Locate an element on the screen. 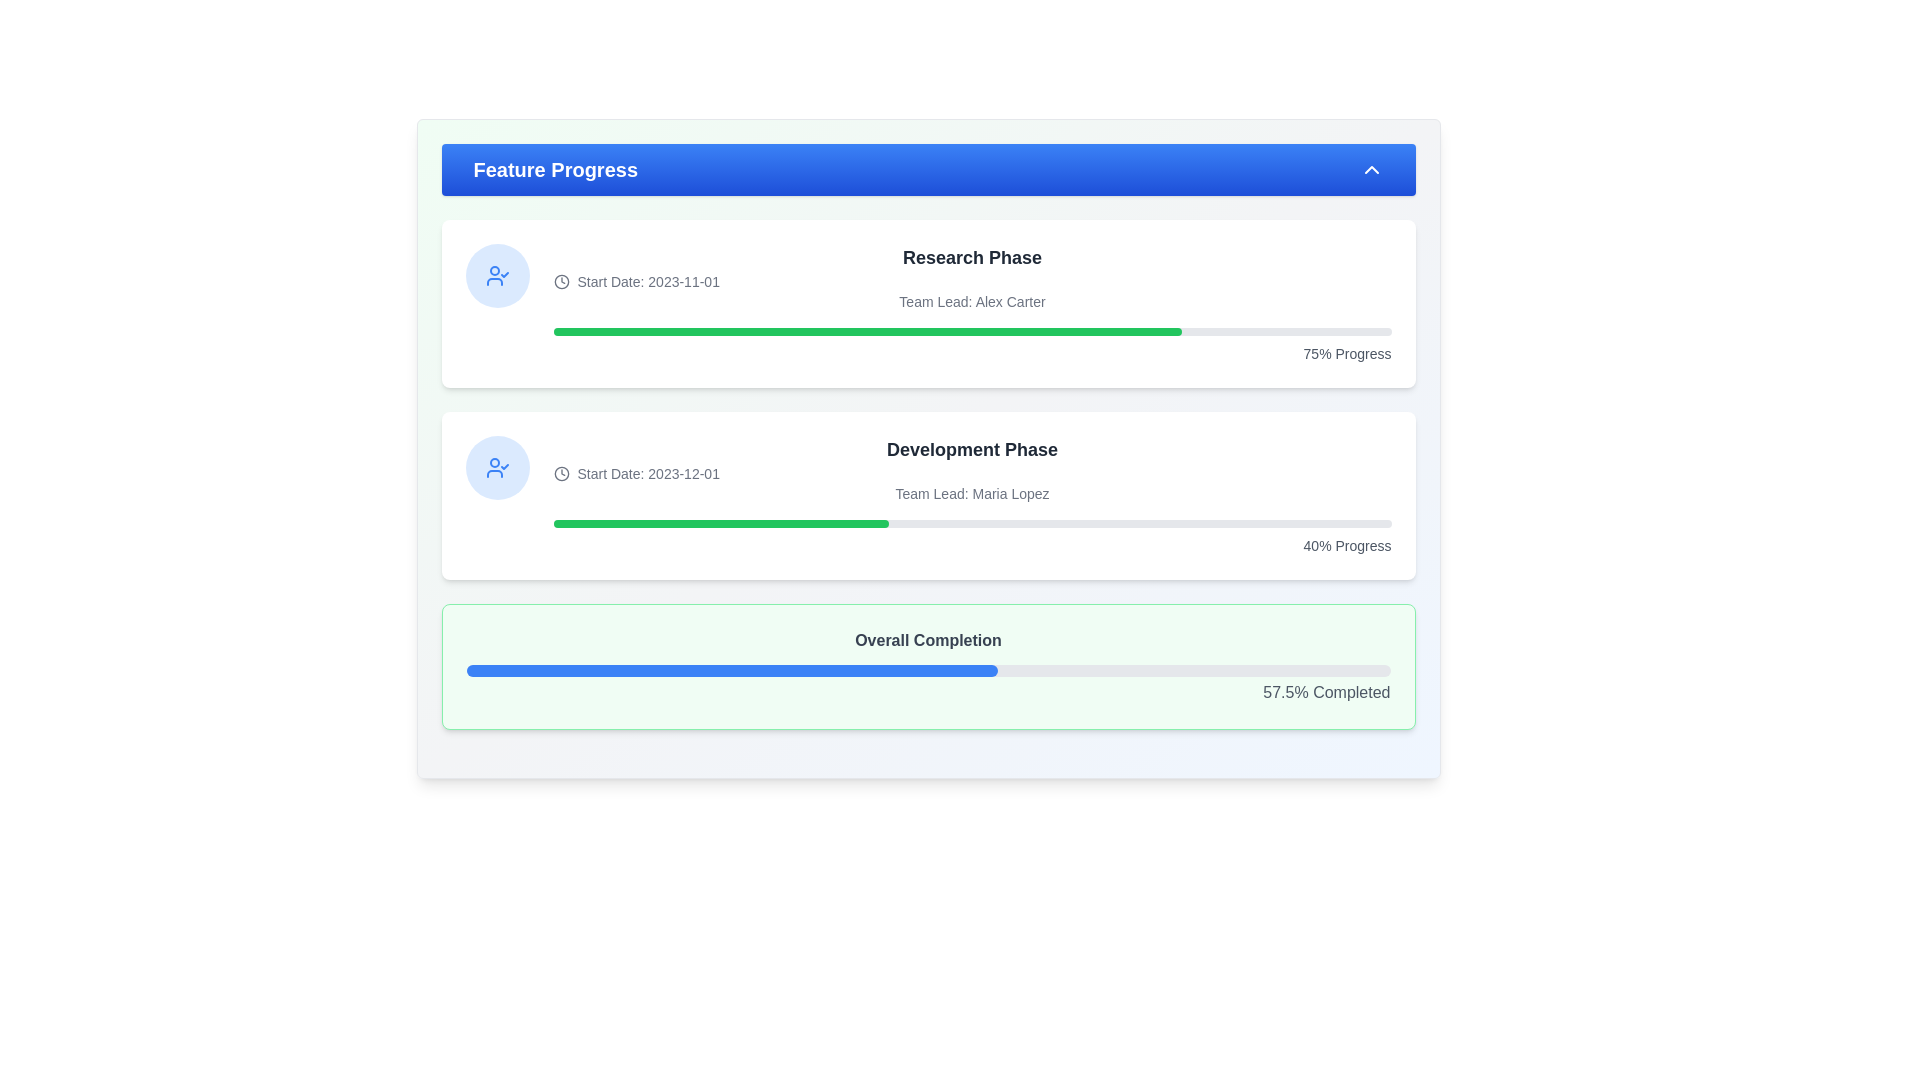 This screenshot has height=1080, width=1920. the green progress bar located below the text 'Team Lead: Alex Carter' in the 'Research Phase' section is located at coordinates (972, 330).